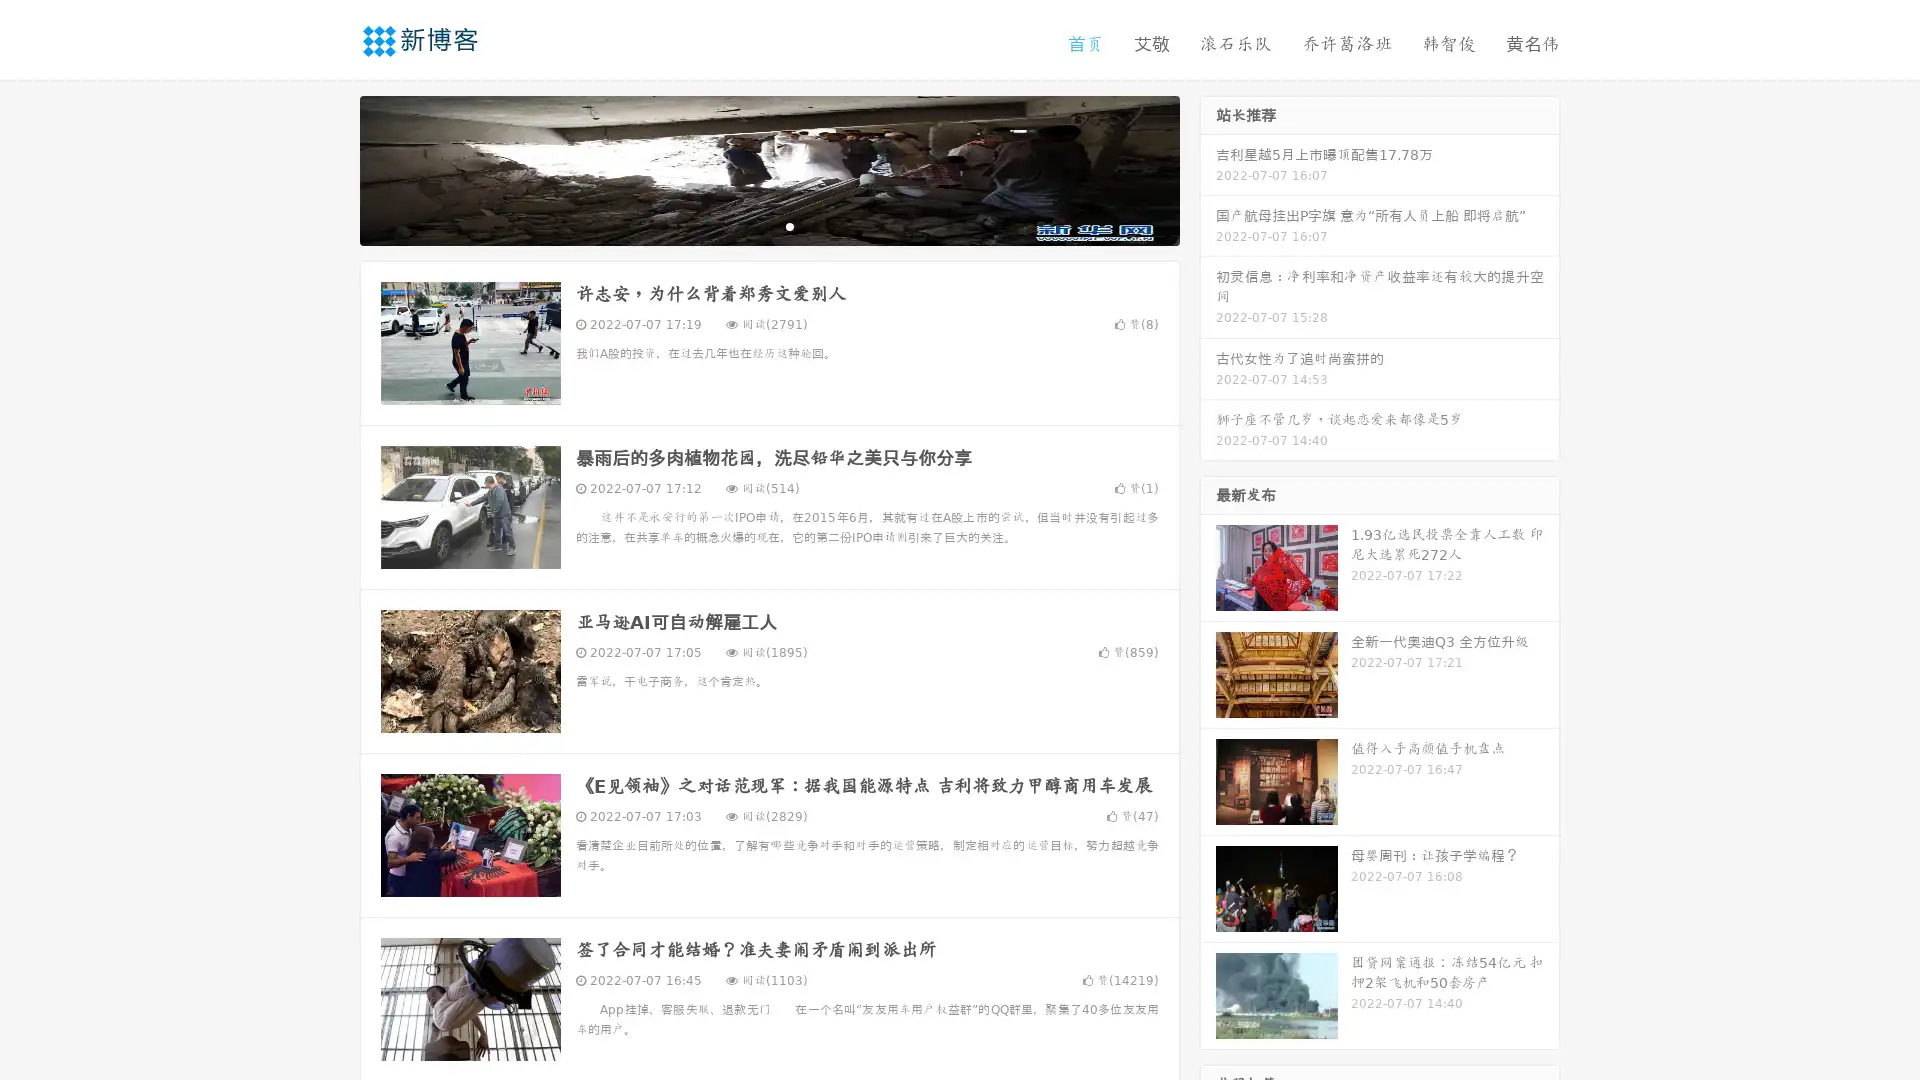 This screenshot has height=1080, width=1920. I want to click on Previous slide, so click(330, 168).